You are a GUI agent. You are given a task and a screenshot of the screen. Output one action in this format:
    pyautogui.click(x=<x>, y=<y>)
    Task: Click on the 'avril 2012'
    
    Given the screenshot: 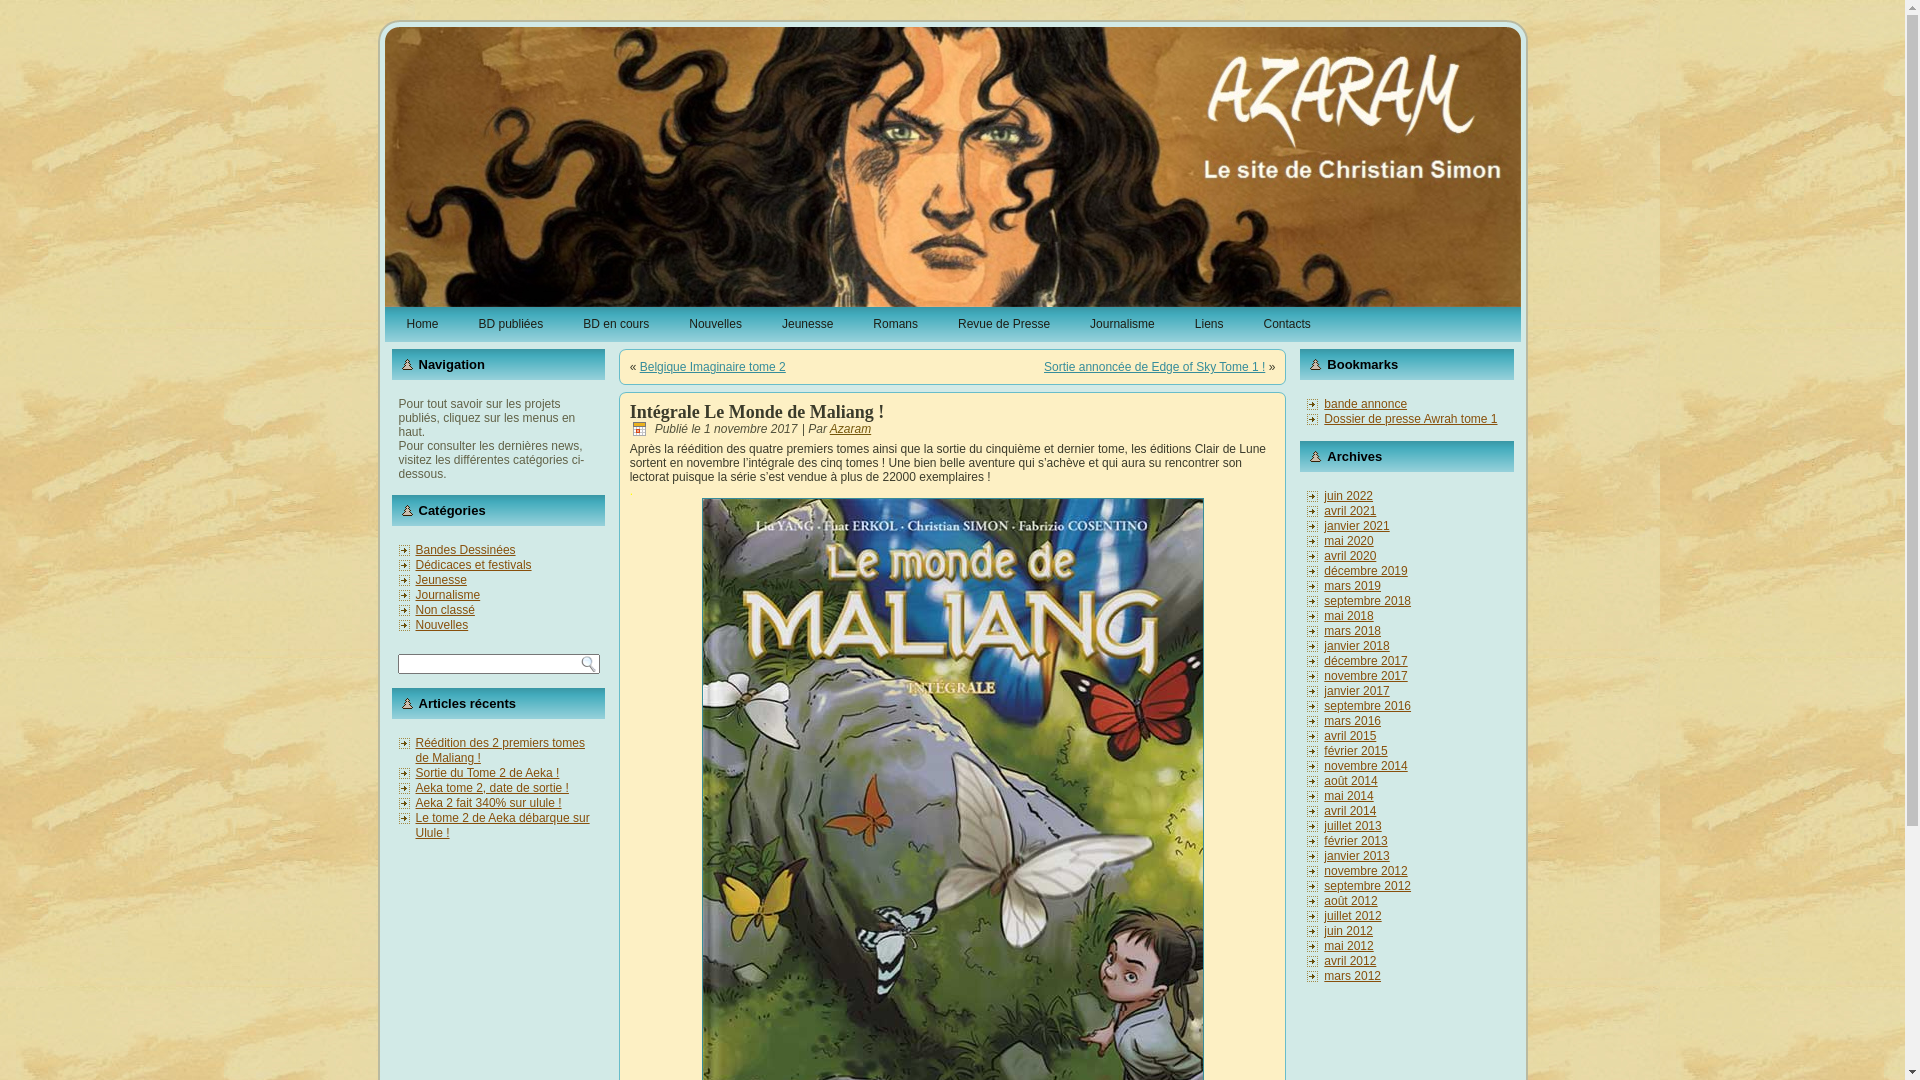 What is the action you would take?
    pyautogui.click(x=1349, y=959)
    